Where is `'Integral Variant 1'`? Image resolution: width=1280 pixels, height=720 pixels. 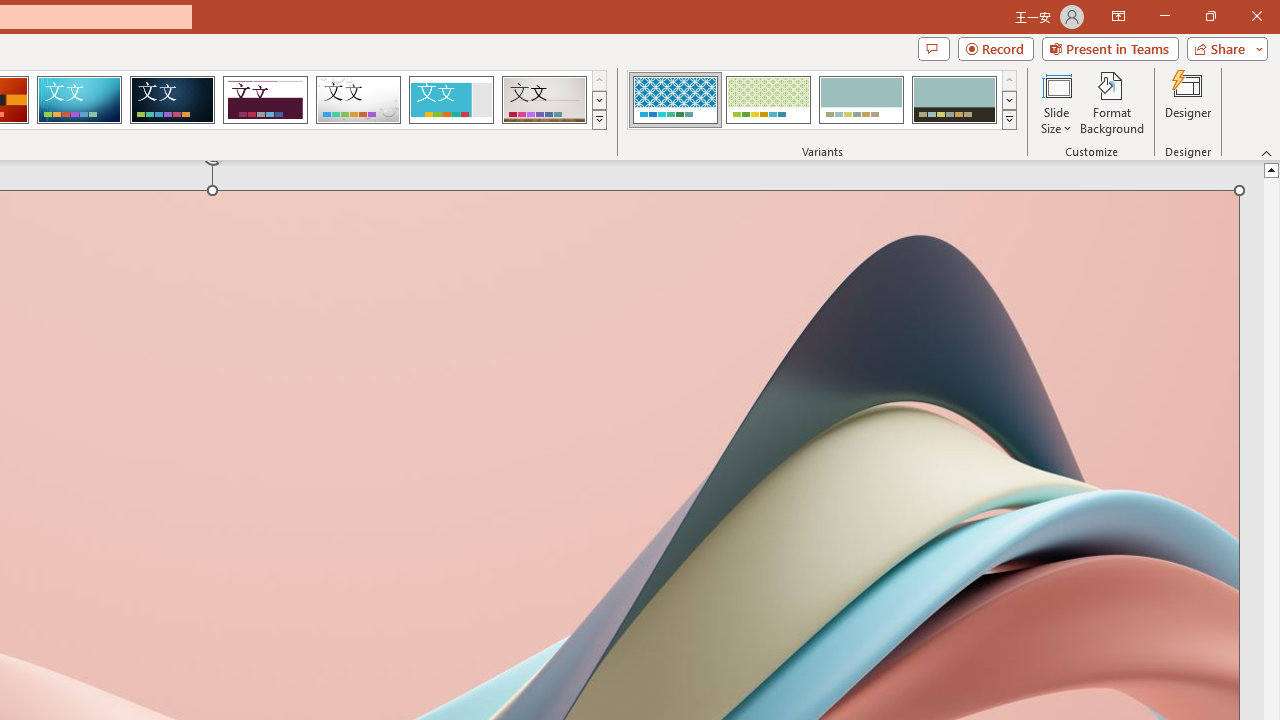
'Integral Variant 1' is located at coordinates (675, 100).